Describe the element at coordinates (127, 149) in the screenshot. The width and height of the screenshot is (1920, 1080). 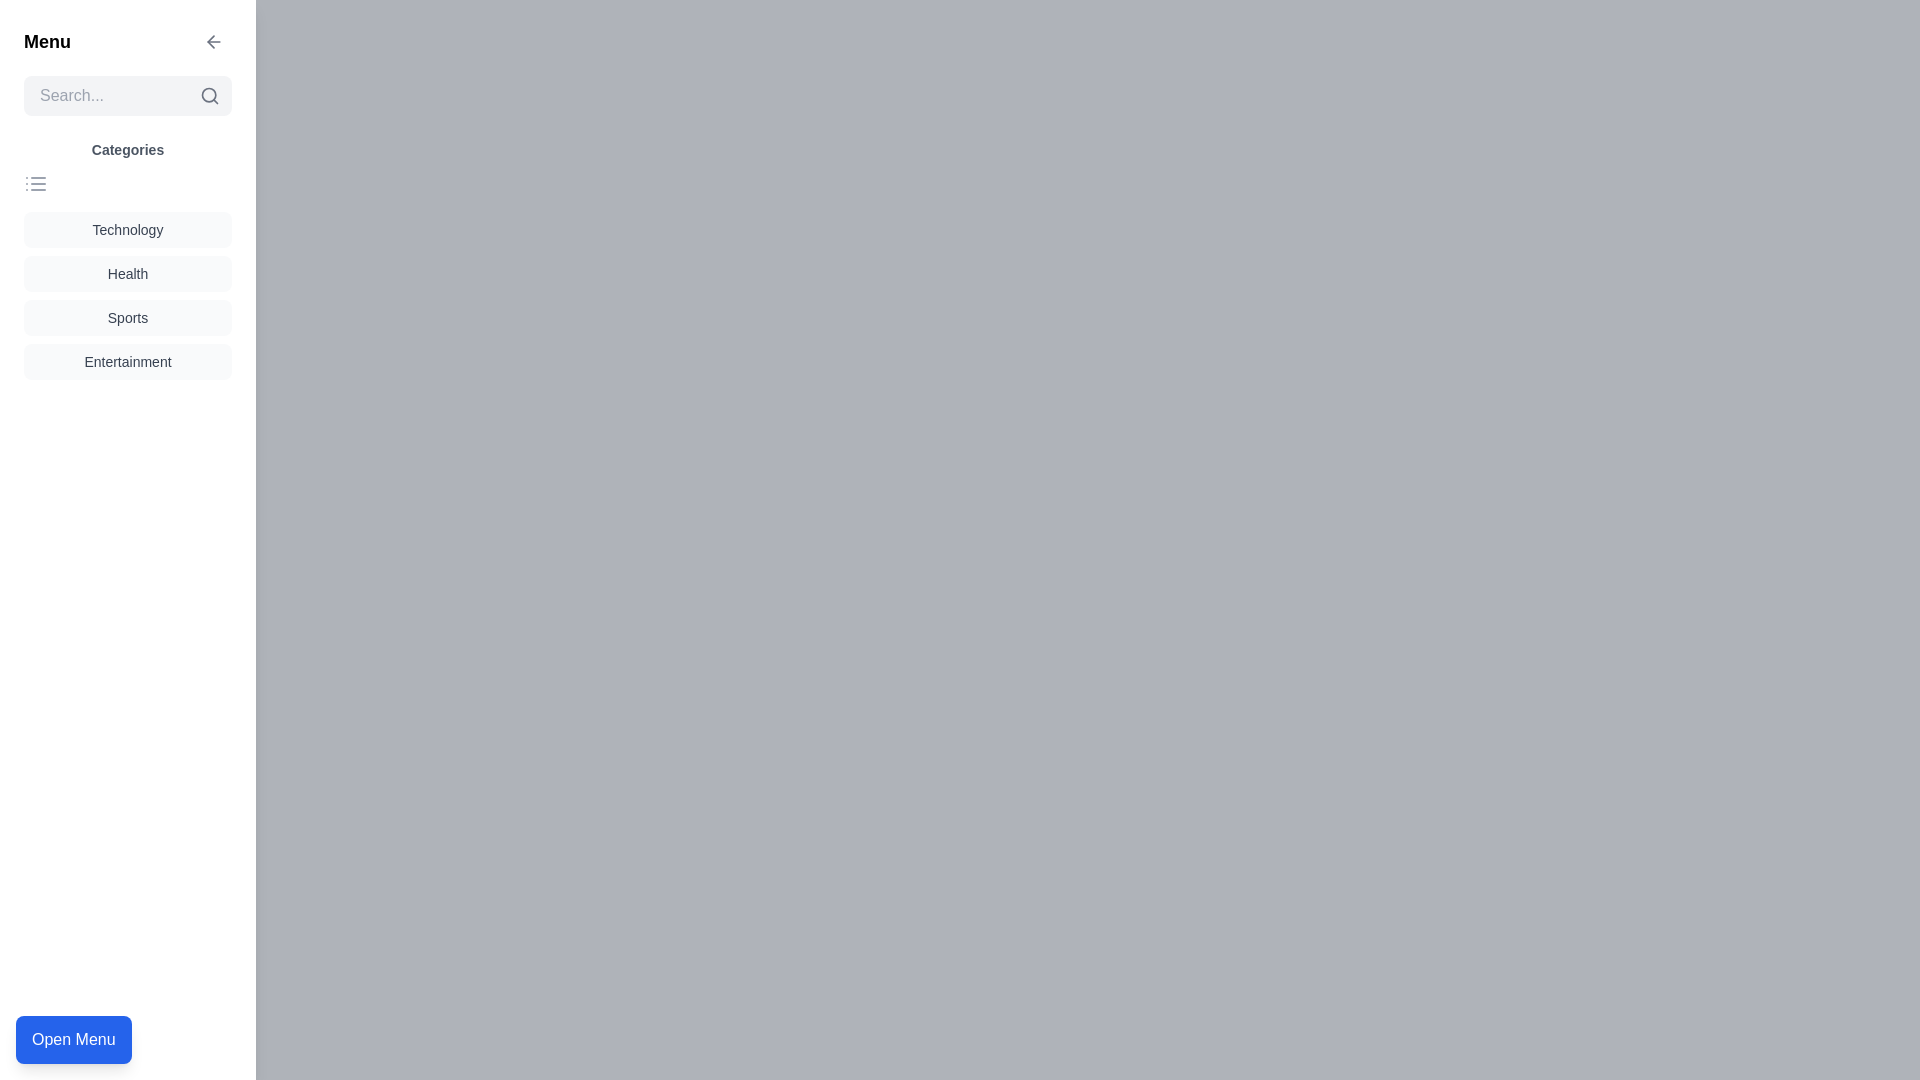
I see `the 'Categories' text label, which serves as a heading for the section below it, located in the vertical menu just below the search bar` at that location.